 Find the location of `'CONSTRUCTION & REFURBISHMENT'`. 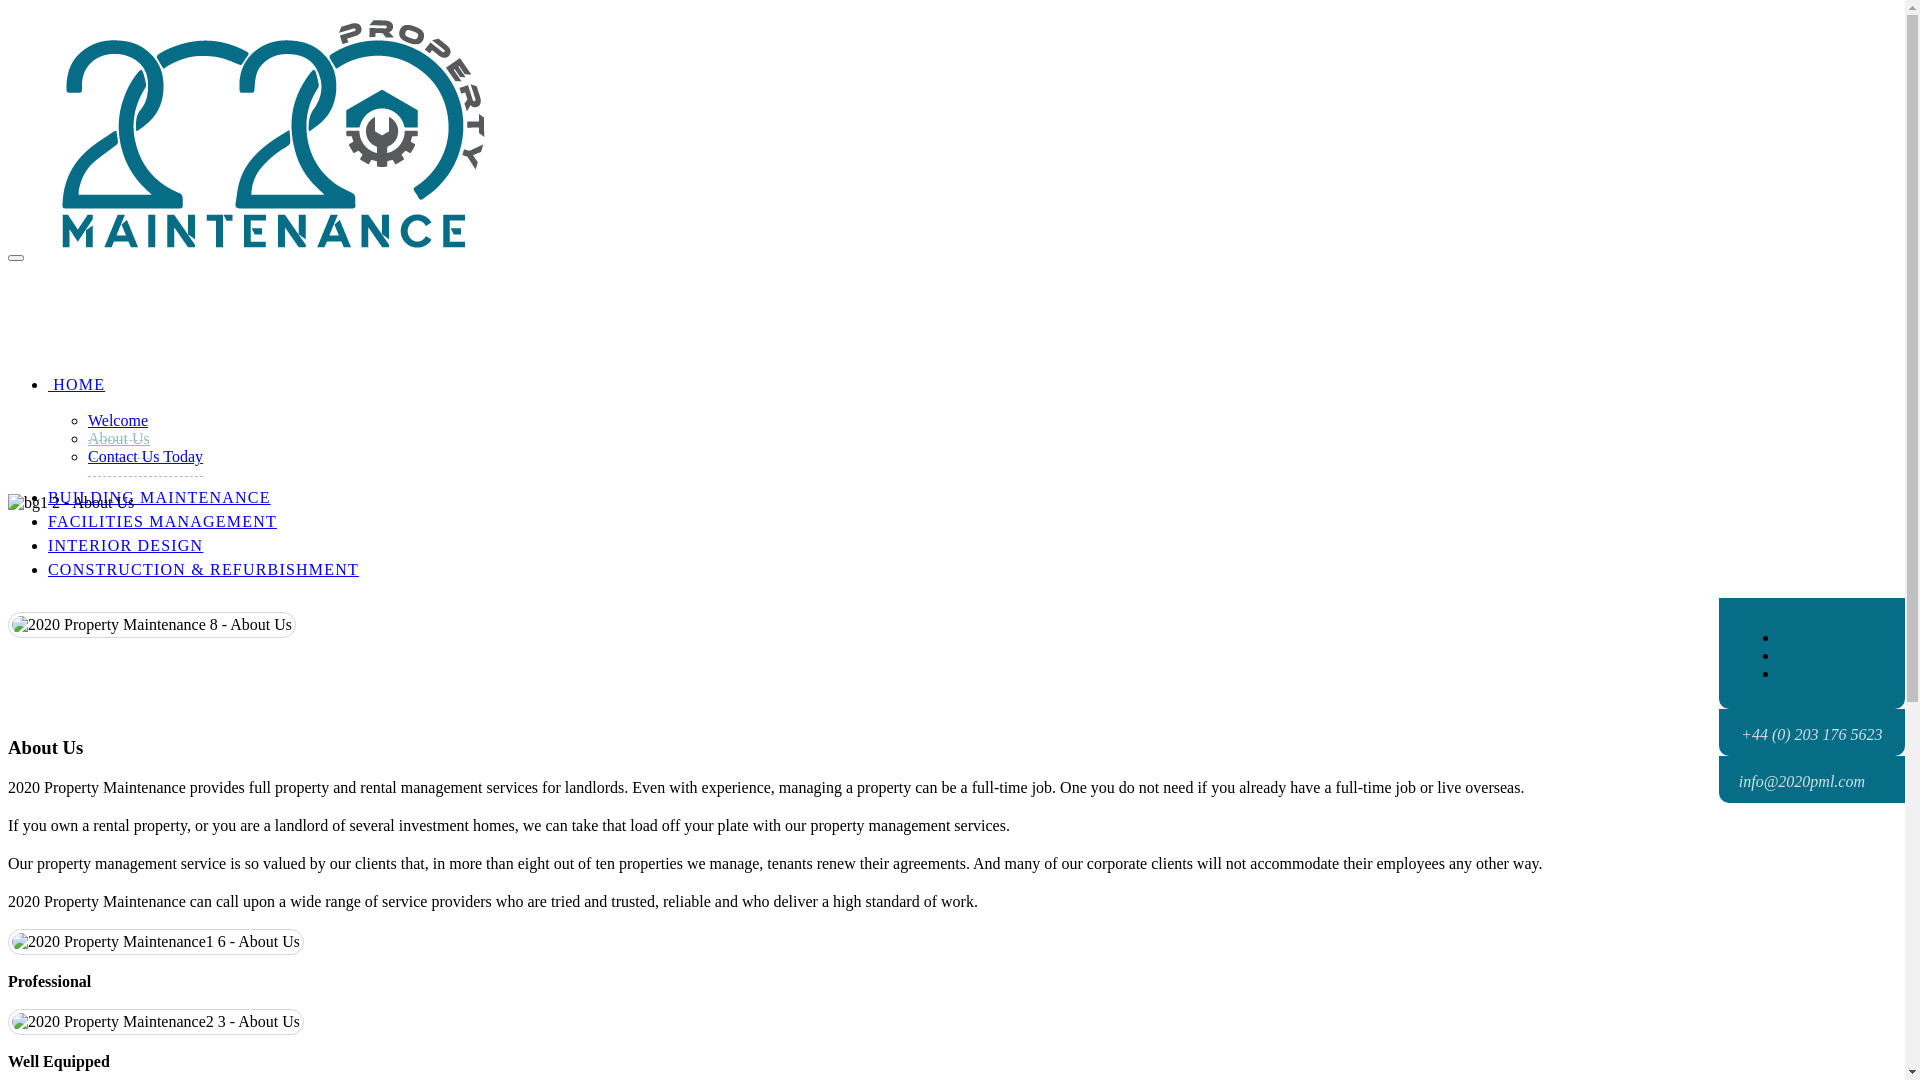

'CONSTRUCTION & REFURBISHMENT' is located at coordinates (203, 569).